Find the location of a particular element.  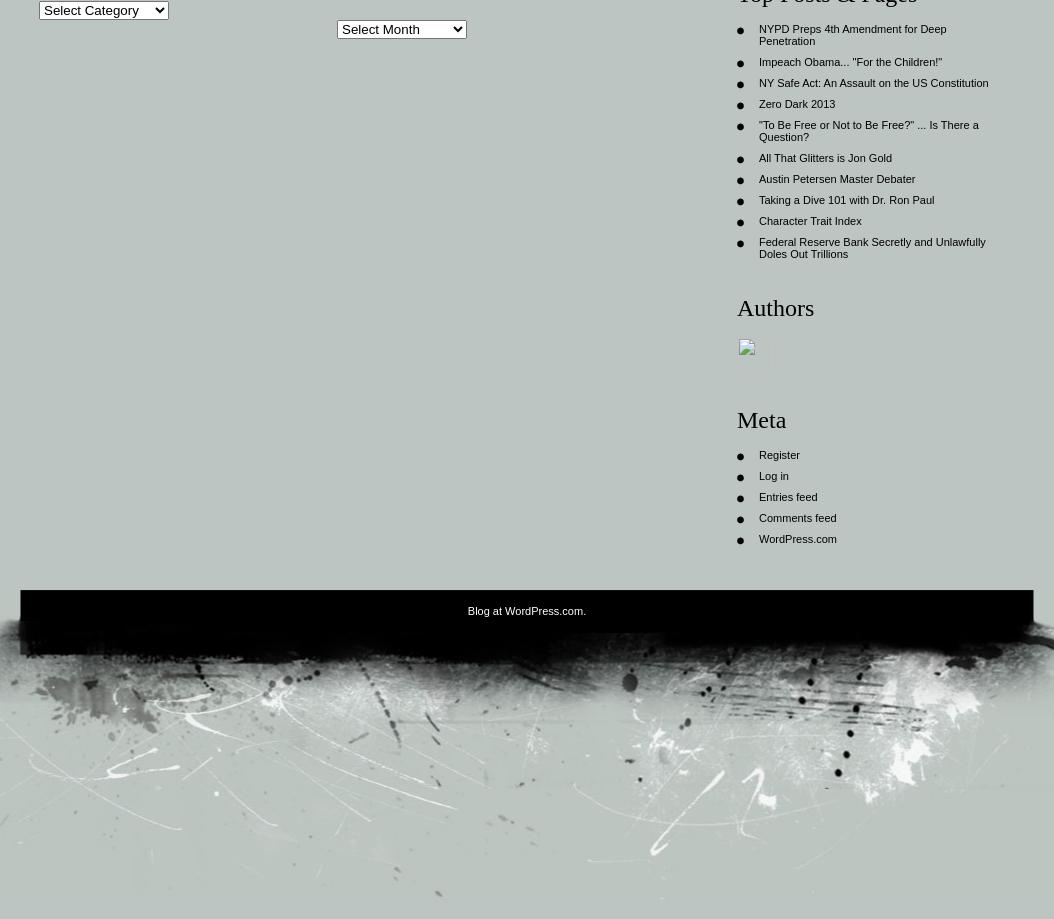

'Austin Petersen Master Debater' is located at coordinates (758, 177).